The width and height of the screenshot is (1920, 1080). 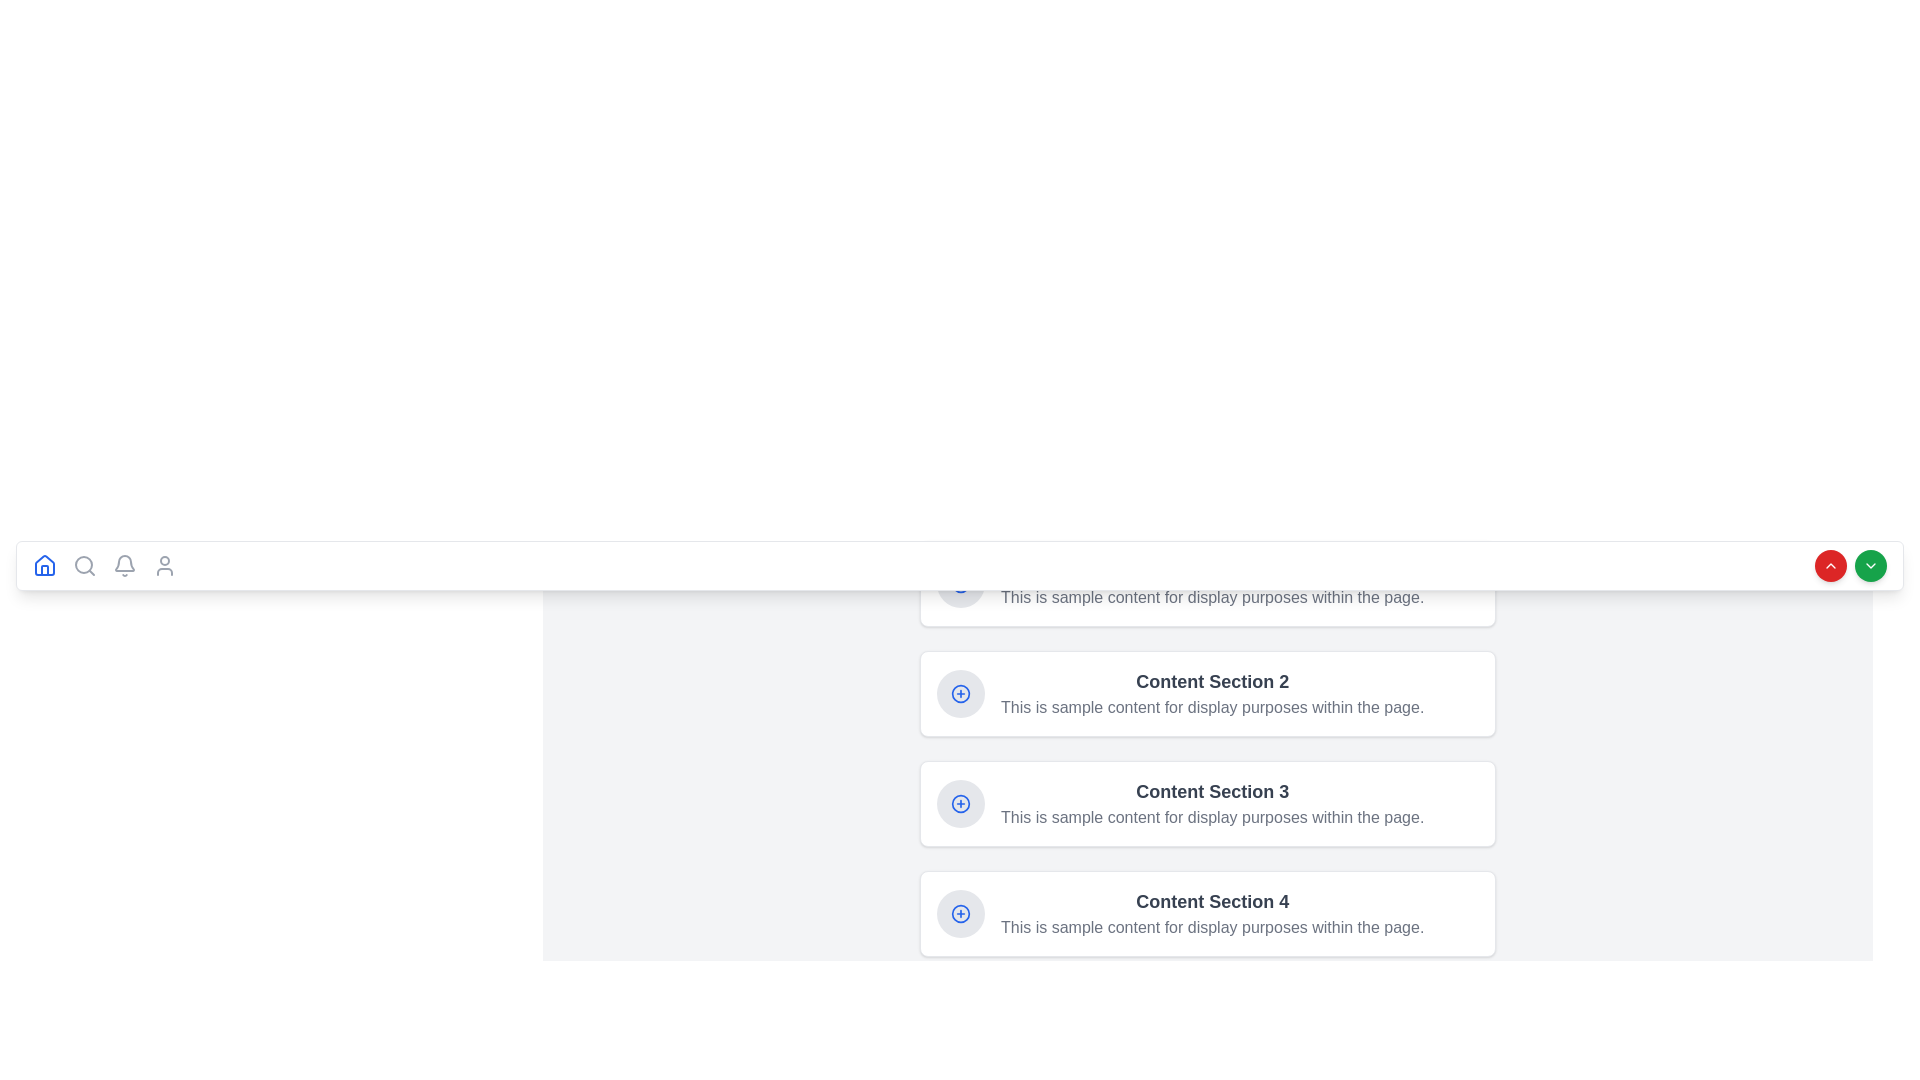 I want to click on the user profile indicator icon, which is the fifth icon in the navigation bar on the far-right, so click(x=164, y=566).